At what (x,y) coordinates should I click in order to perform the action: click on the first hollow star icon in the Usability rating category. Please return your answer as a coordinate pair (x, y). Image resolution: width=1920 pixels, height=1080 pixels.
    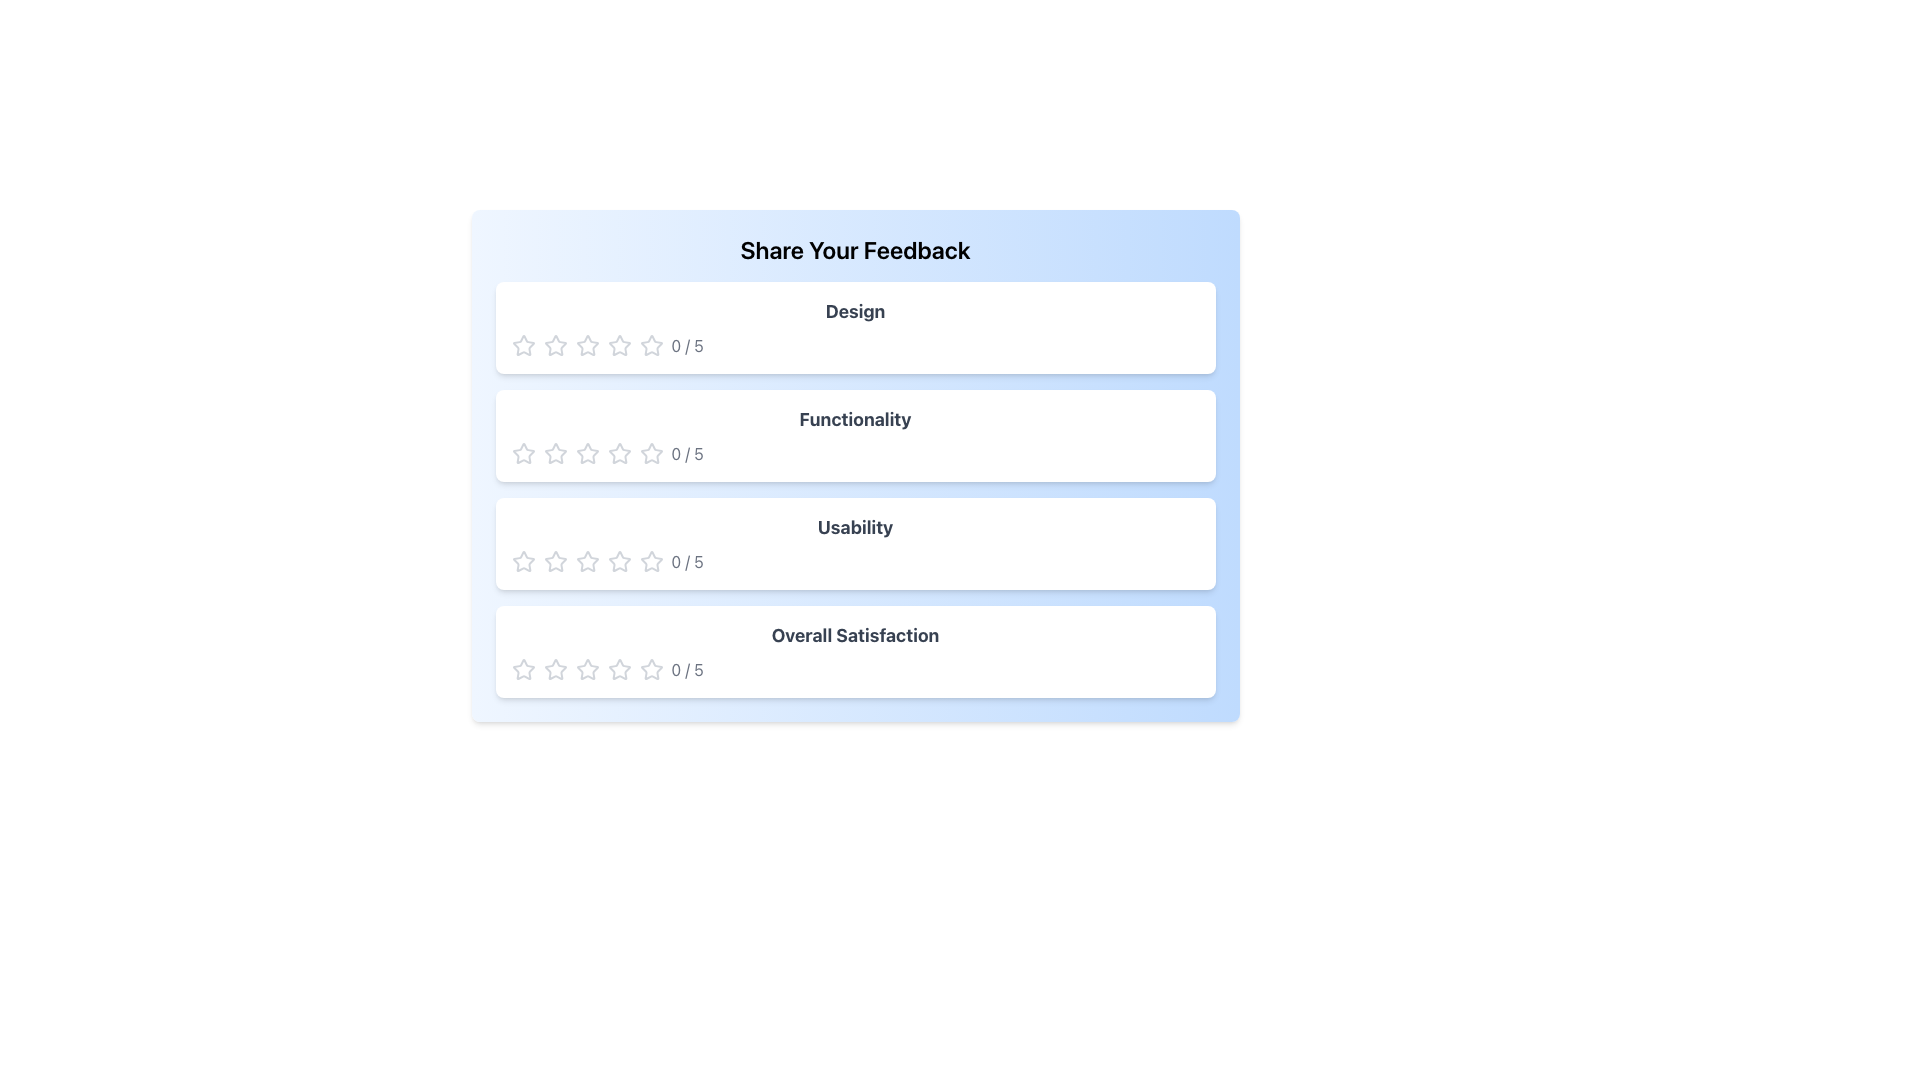
    Looking at the image, I should click on (586, 561).